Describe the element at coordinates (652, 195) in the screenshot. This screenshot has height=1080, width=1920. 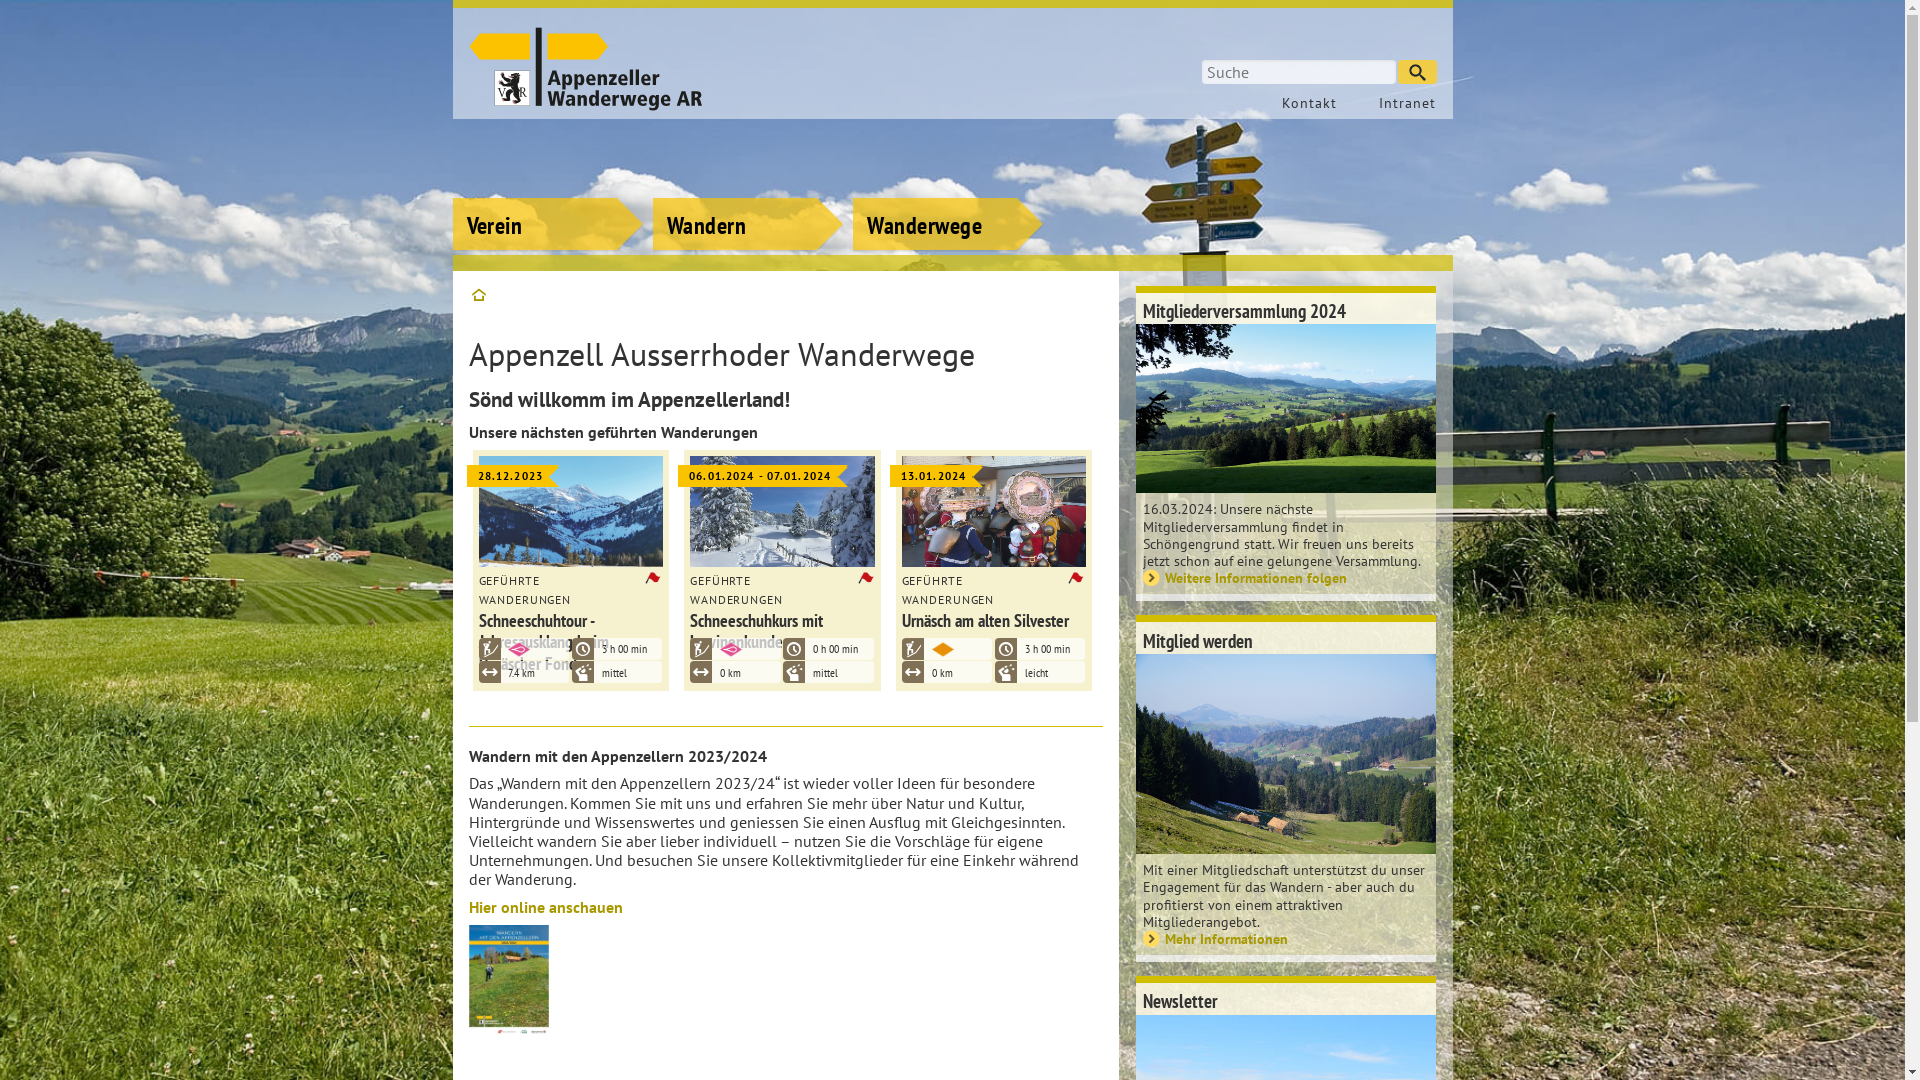
I see `'Wandern'` at that location.